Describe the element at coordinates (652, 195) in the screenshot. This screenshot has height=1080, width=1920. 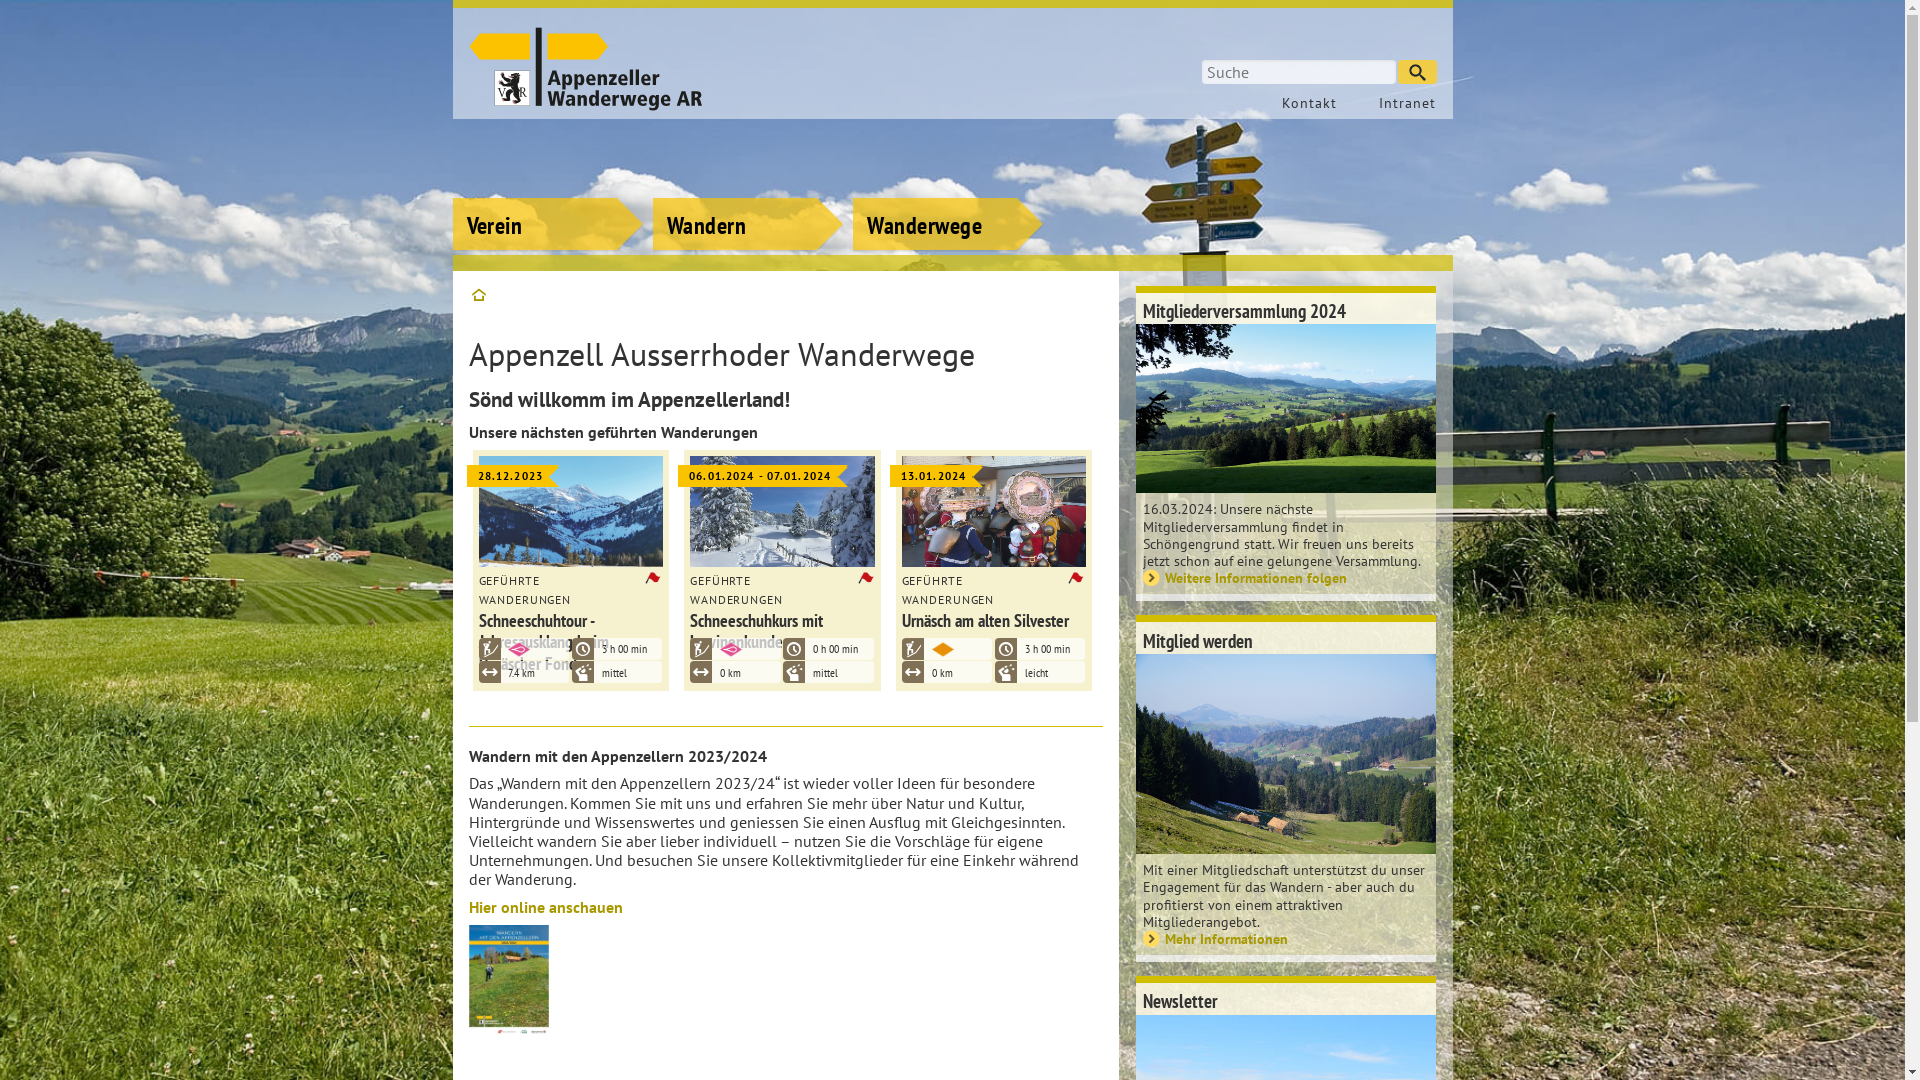
I see `'Wandern'` at that location.